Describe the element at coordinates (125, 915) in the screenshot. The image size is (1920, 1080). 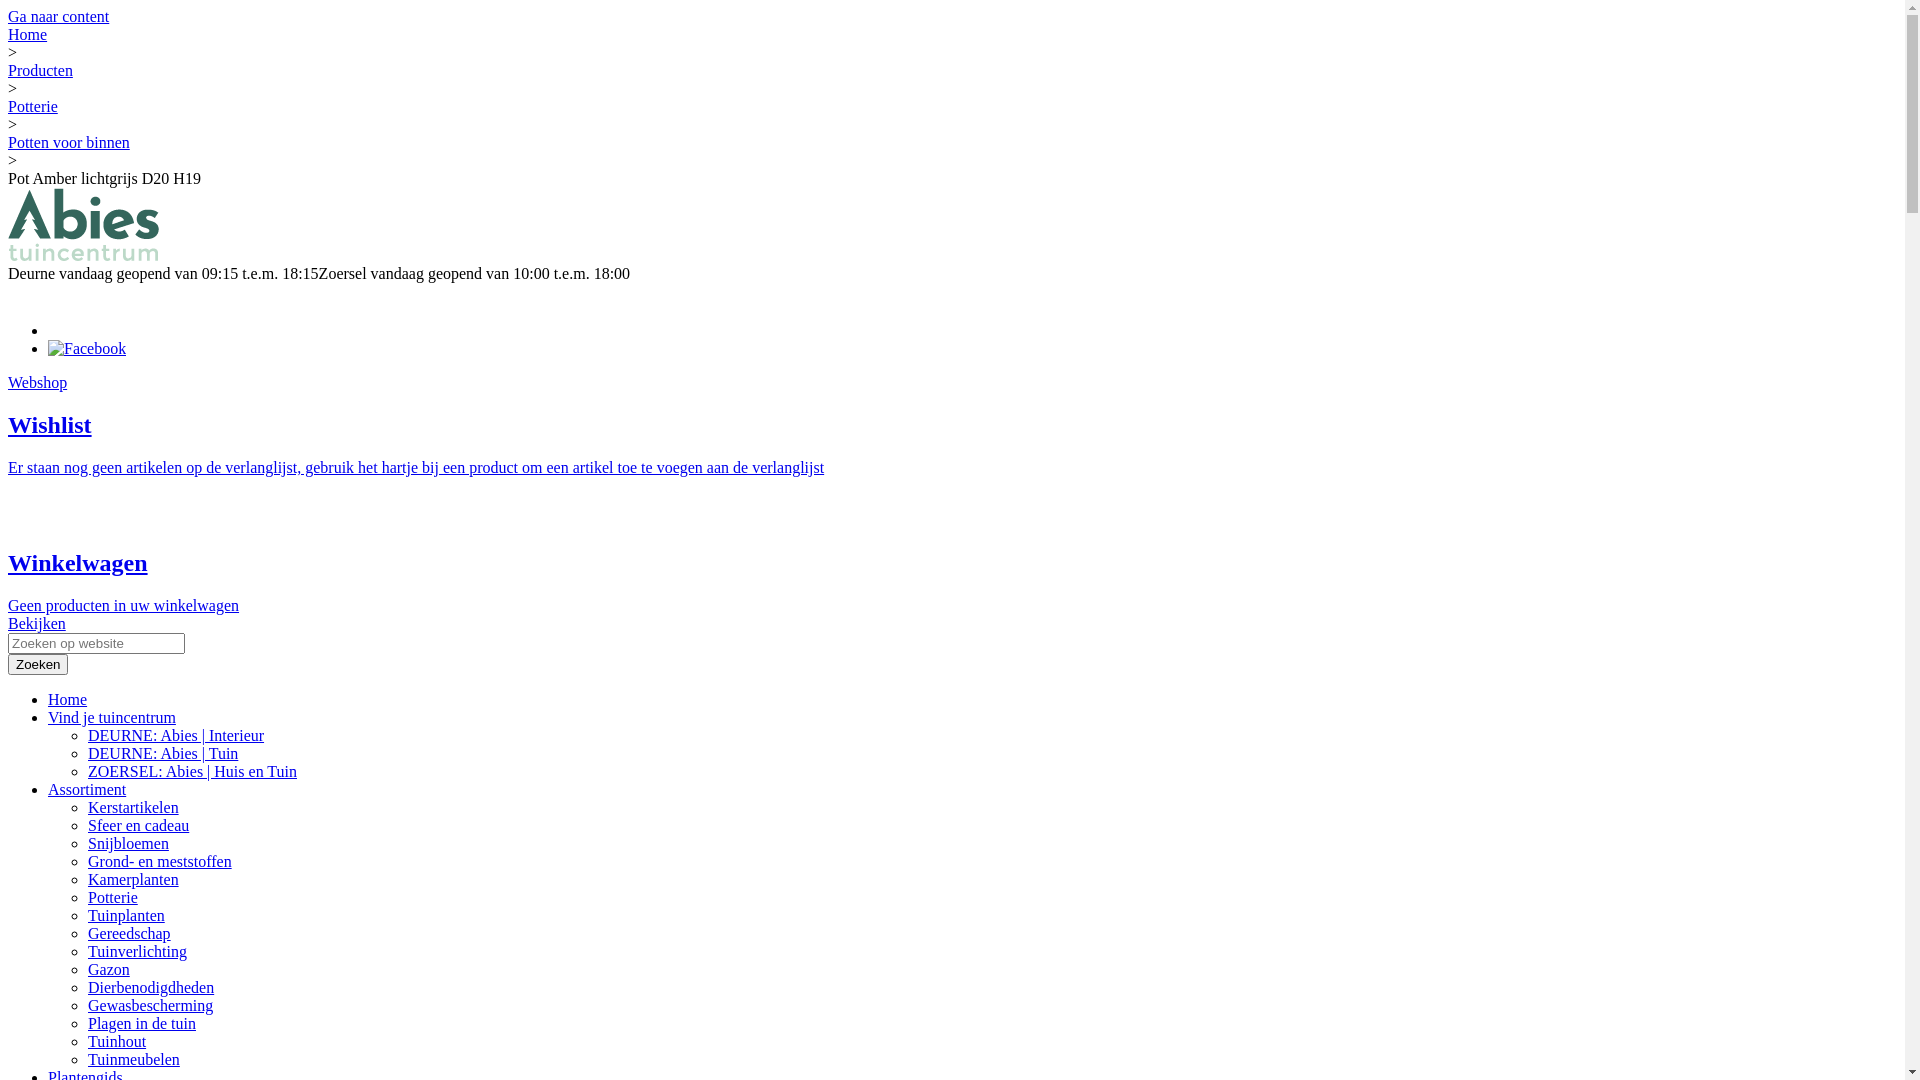
I see `'Tuinplanten'` at that location.